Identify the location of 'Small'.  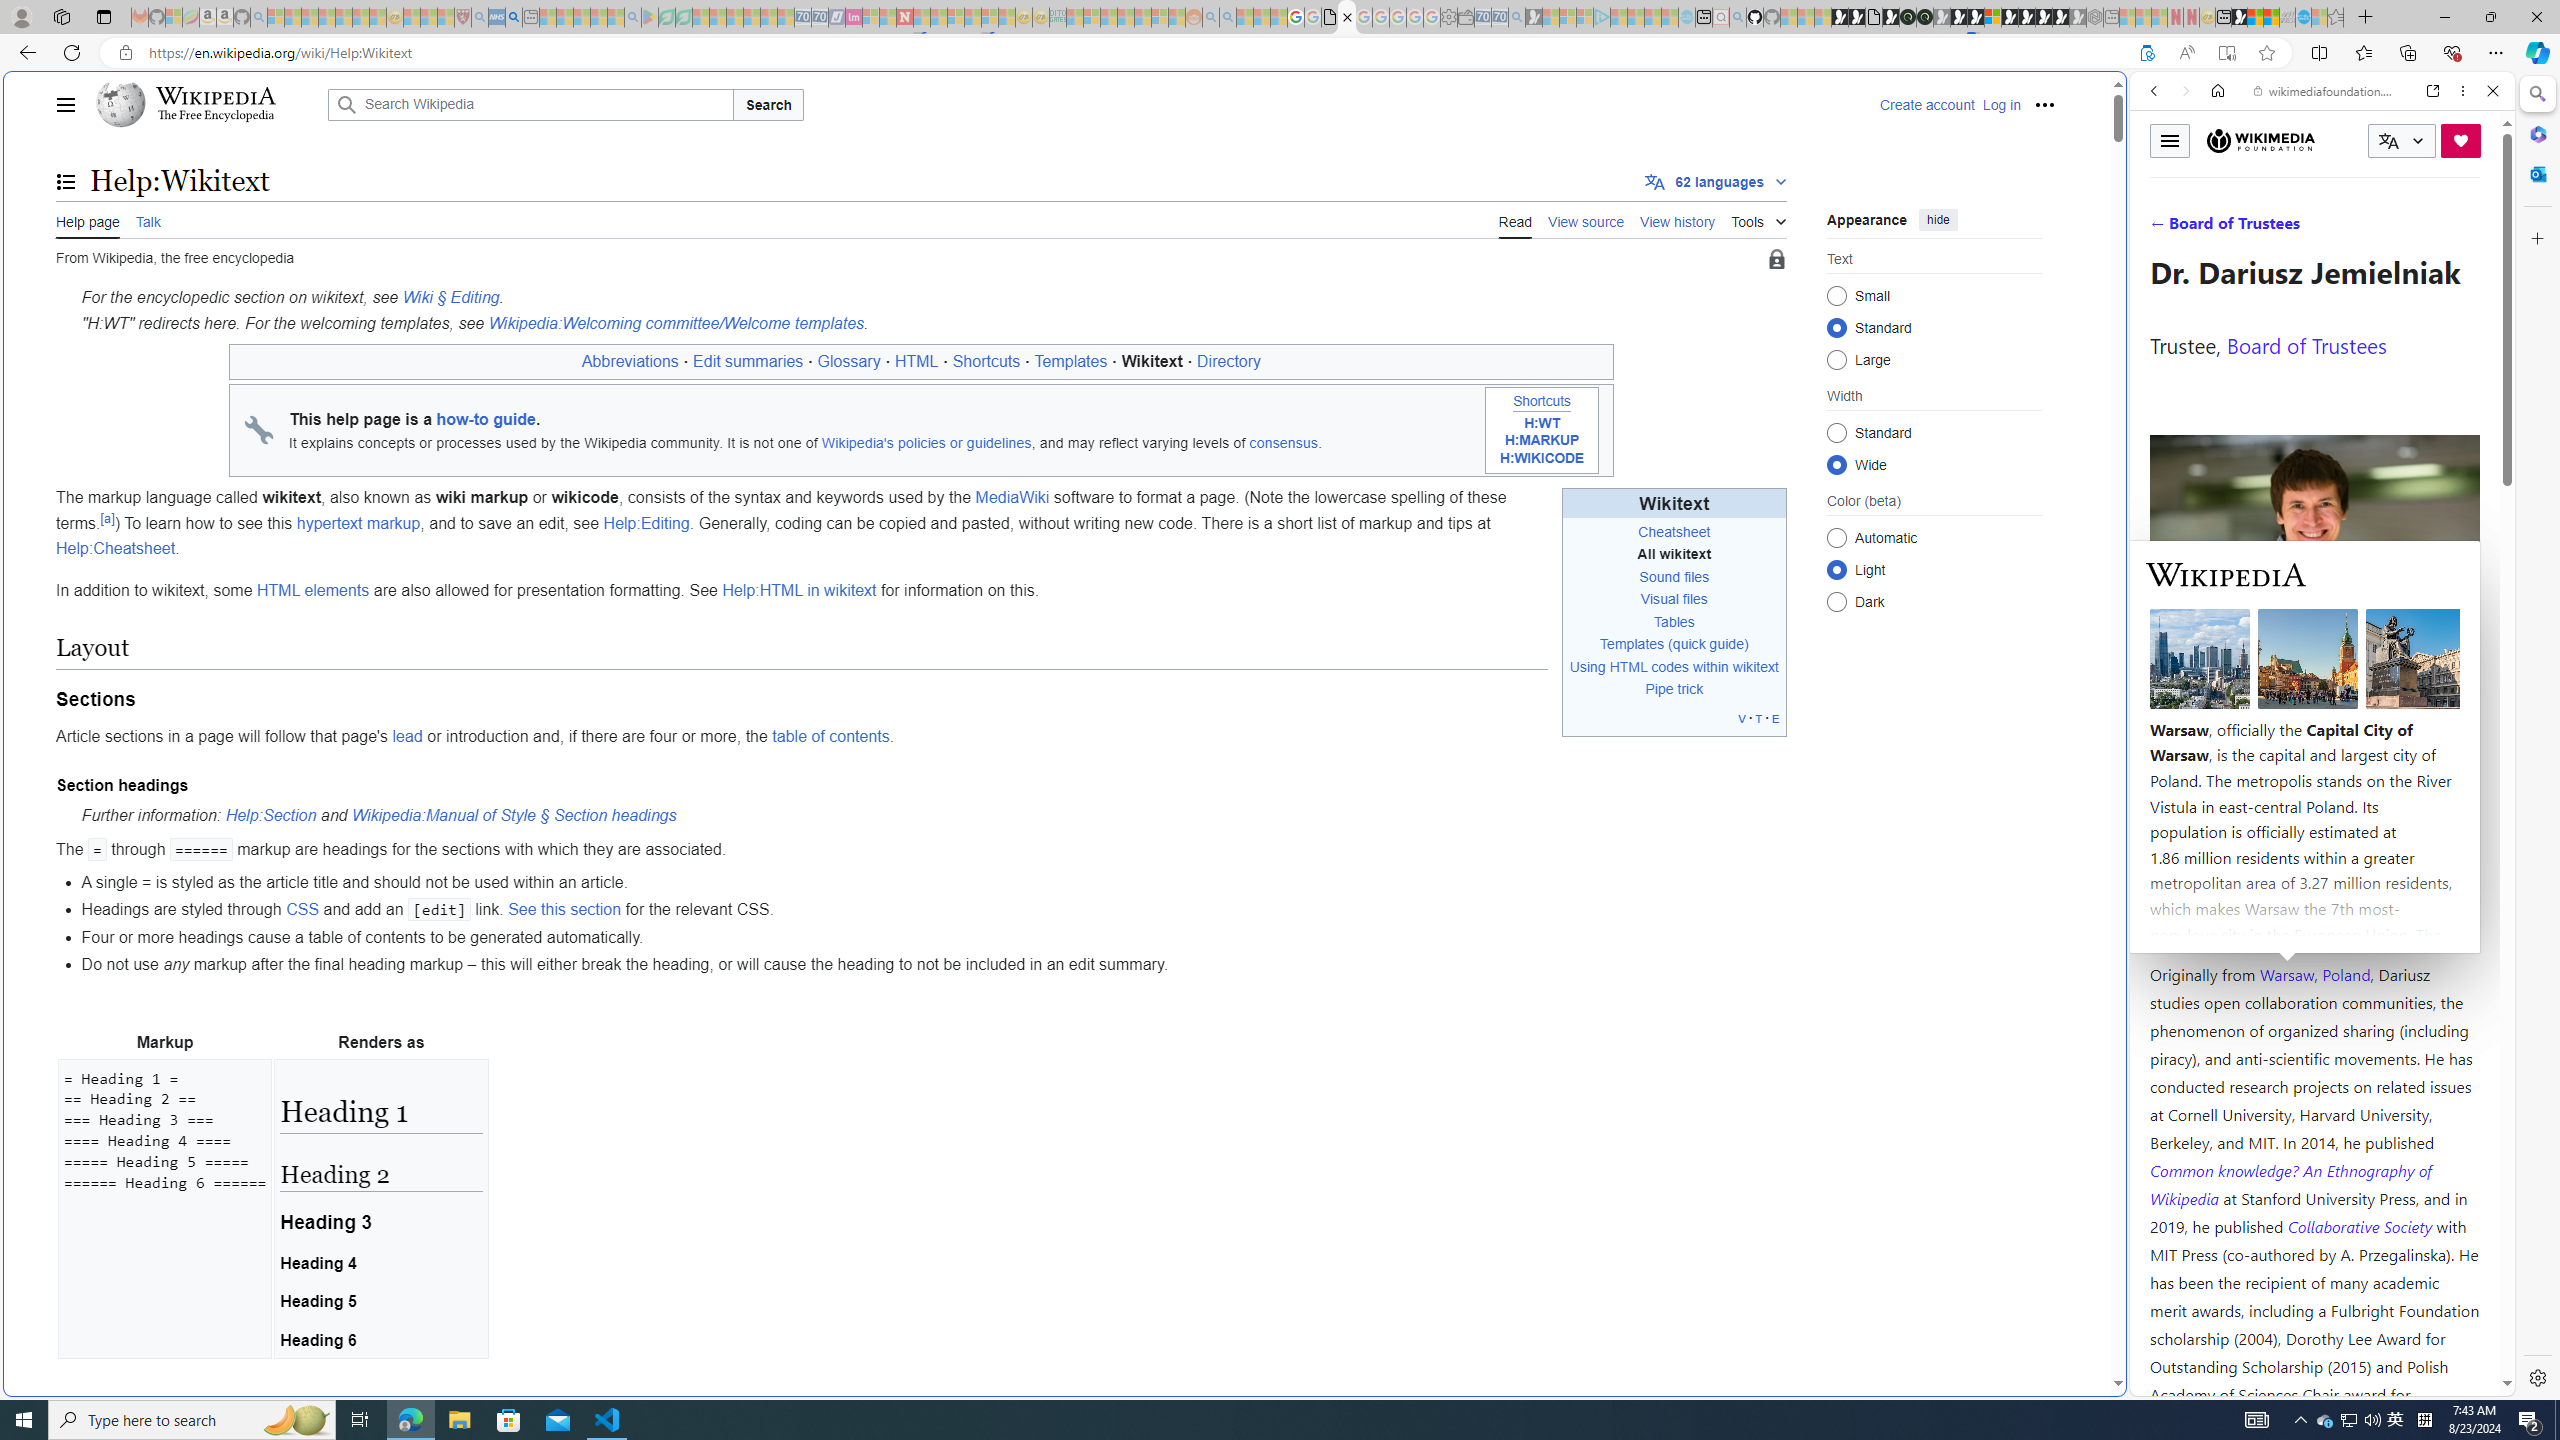
(1835, 294).